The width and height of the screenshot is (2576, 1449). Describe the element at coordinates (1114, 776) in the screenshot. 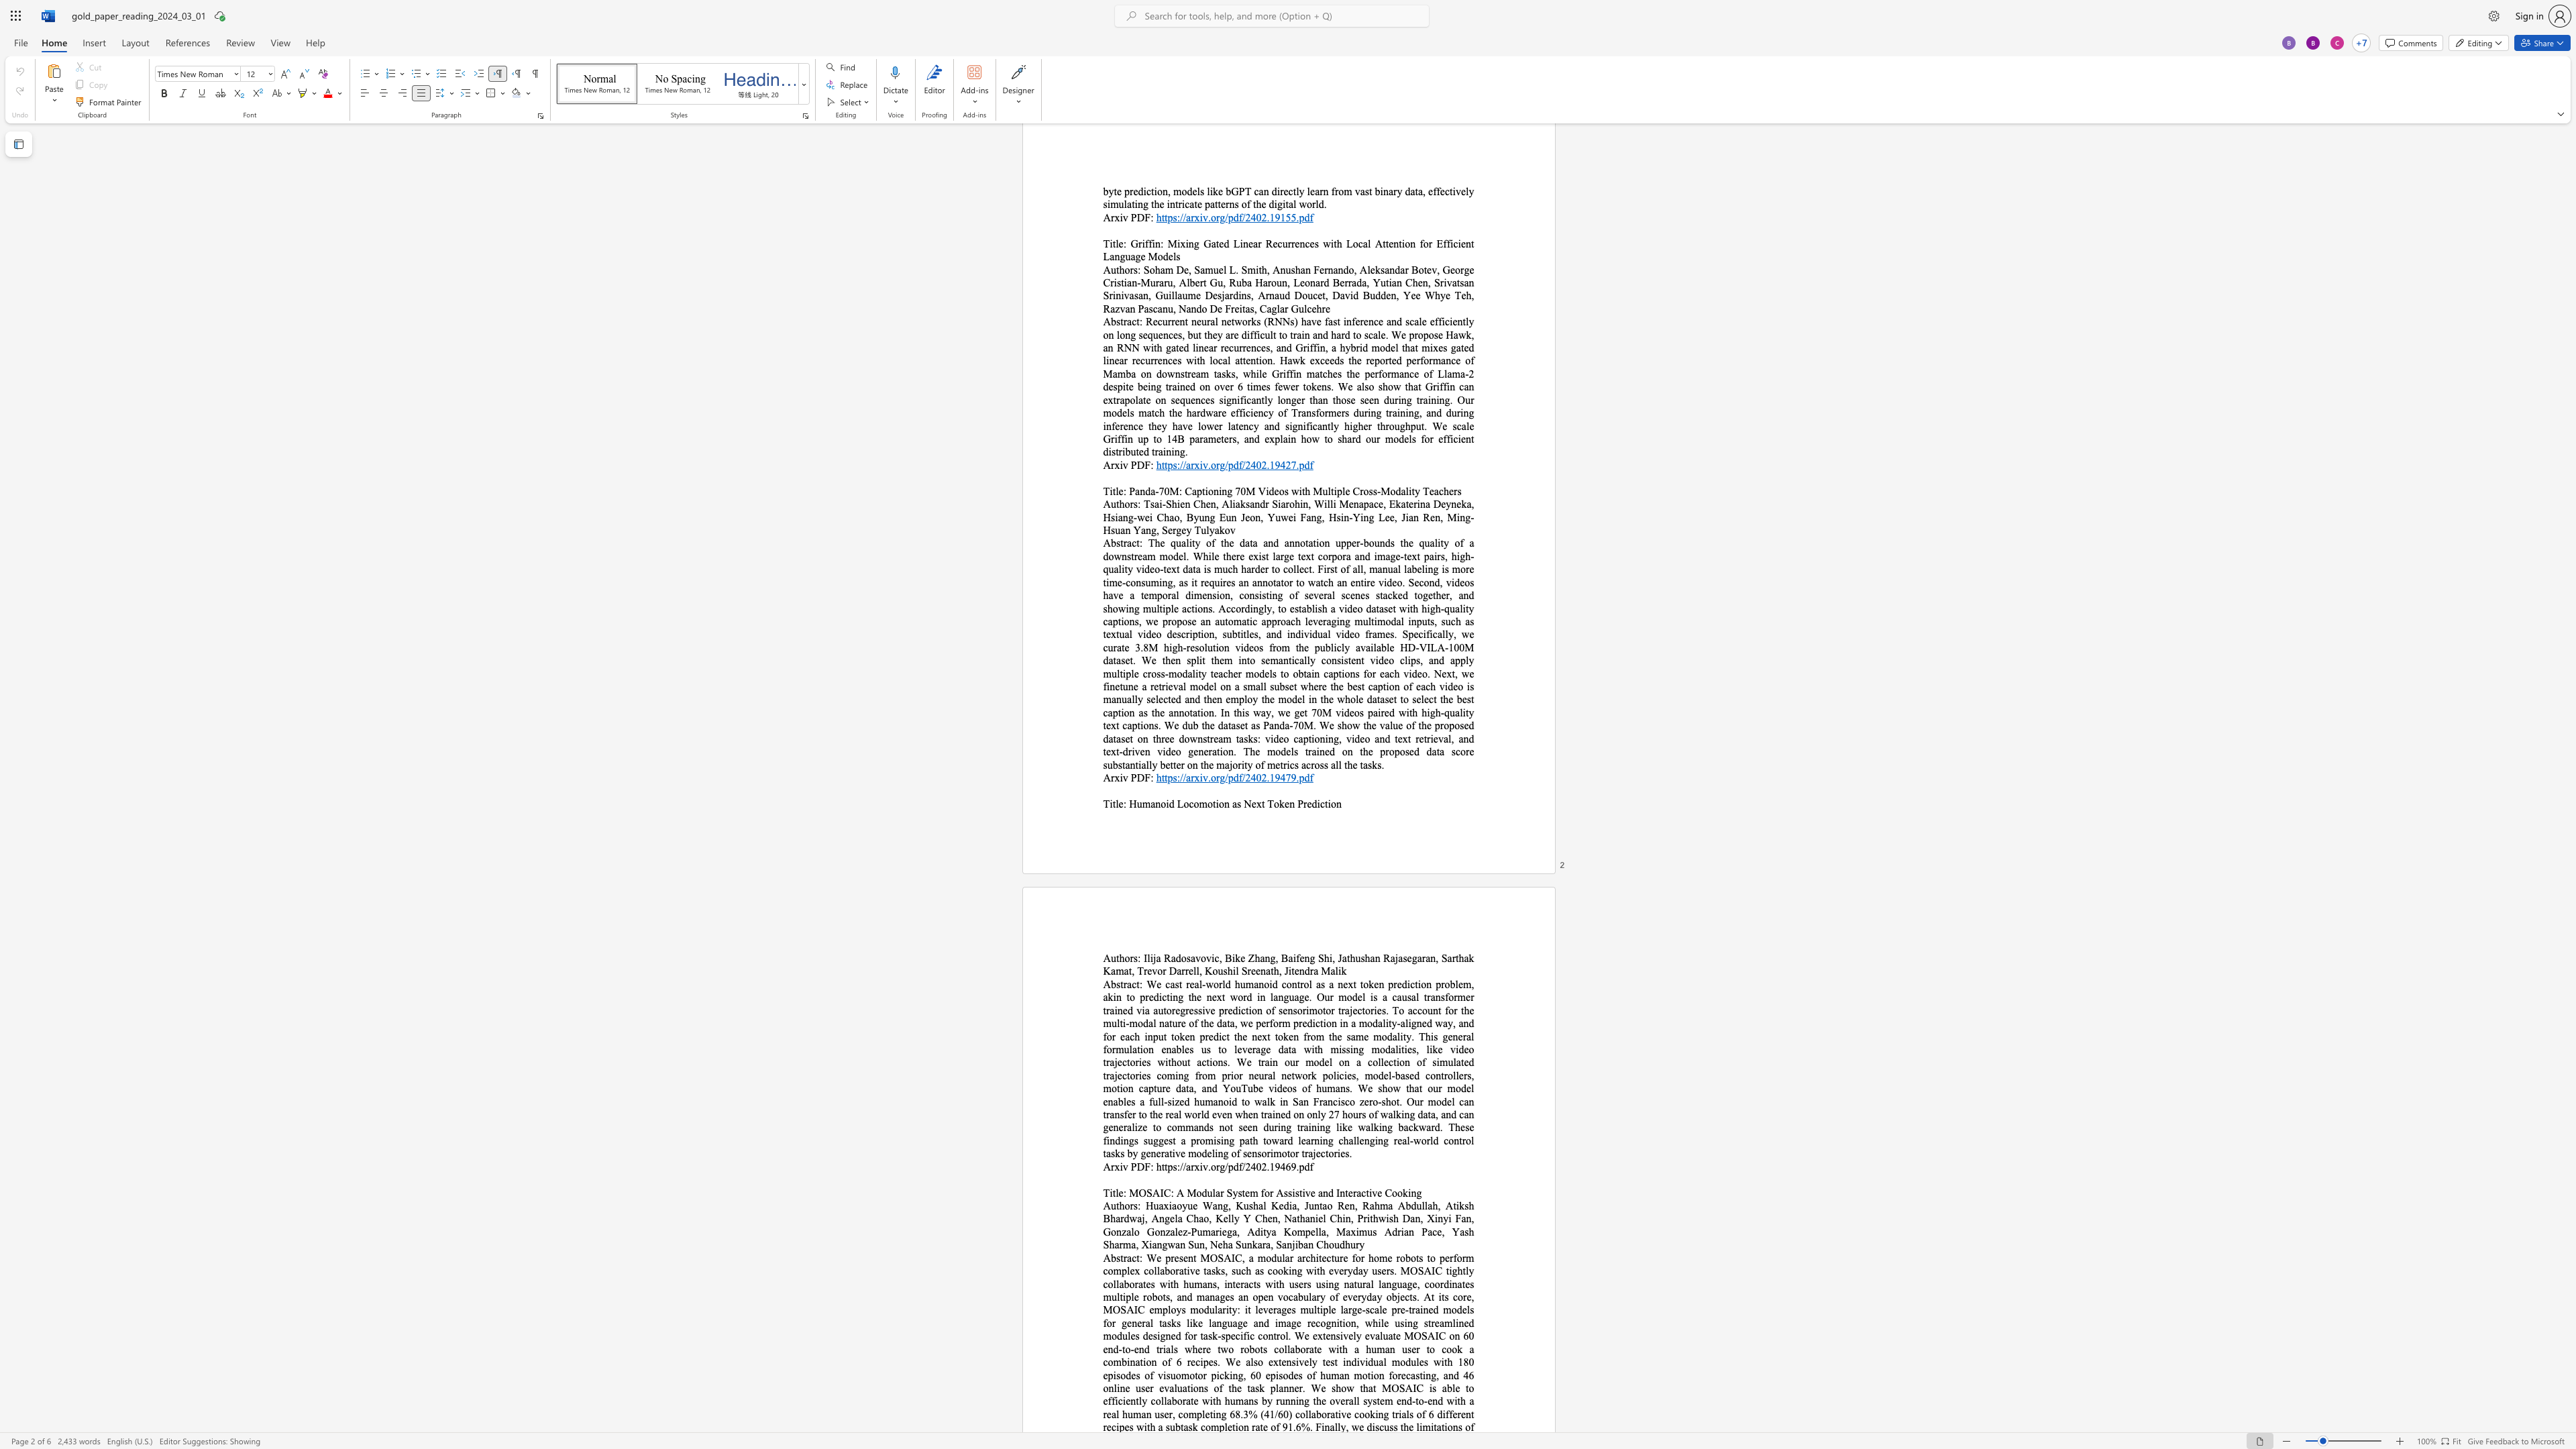

I see `the space between the continuous character "r" and "x" in the text` at that location.